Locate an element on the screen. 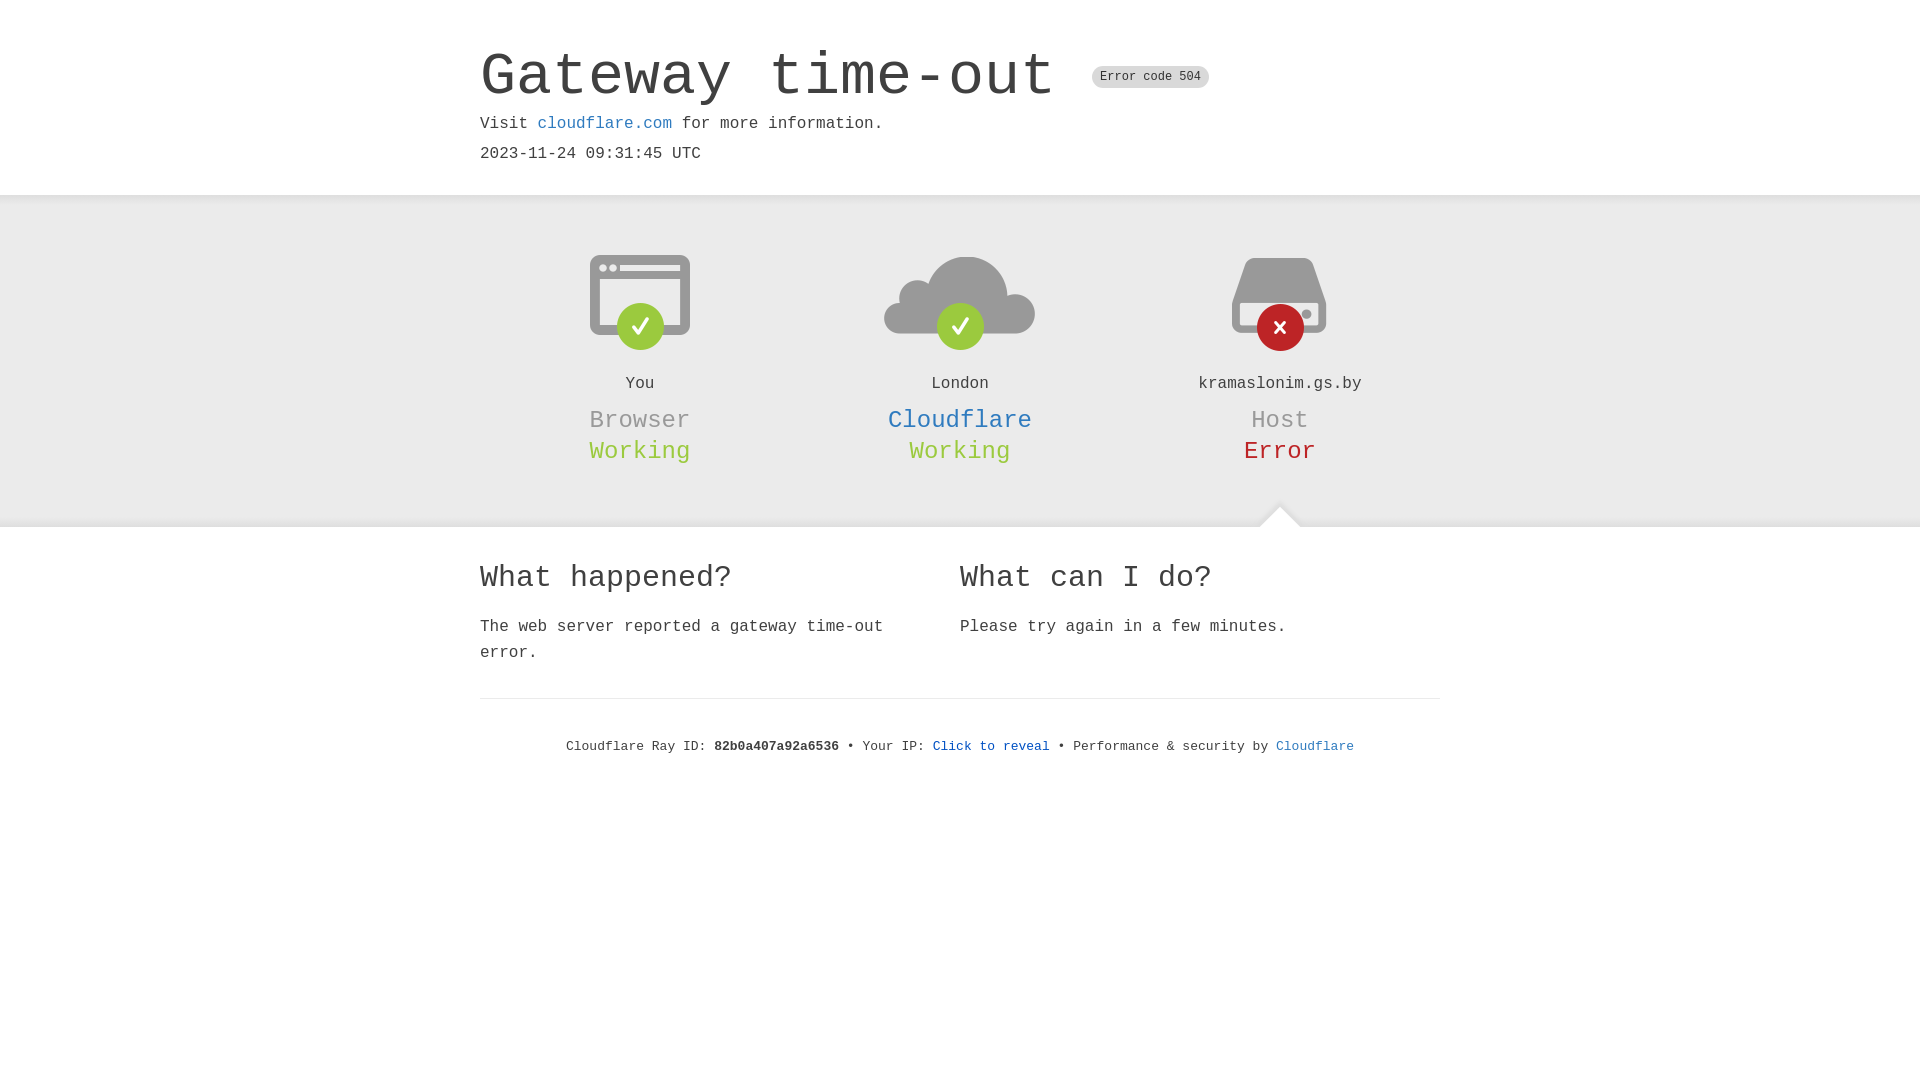  'Cloudflare' is located at coordinates (960, 419).